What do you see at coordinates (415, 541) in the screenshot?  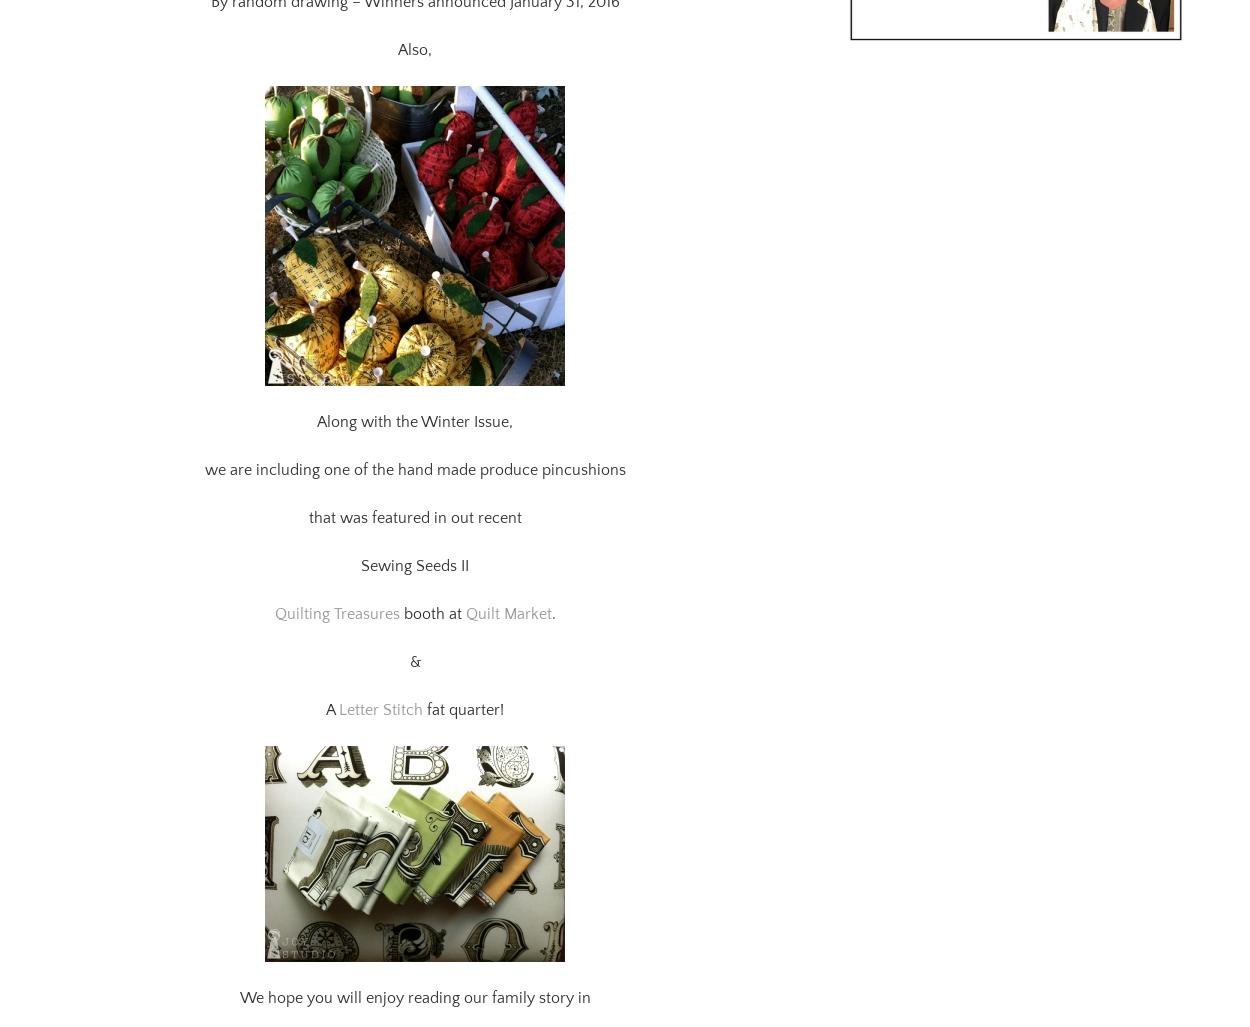 I see `'Sewing Seeds II'` at bounding box center [415, 541].